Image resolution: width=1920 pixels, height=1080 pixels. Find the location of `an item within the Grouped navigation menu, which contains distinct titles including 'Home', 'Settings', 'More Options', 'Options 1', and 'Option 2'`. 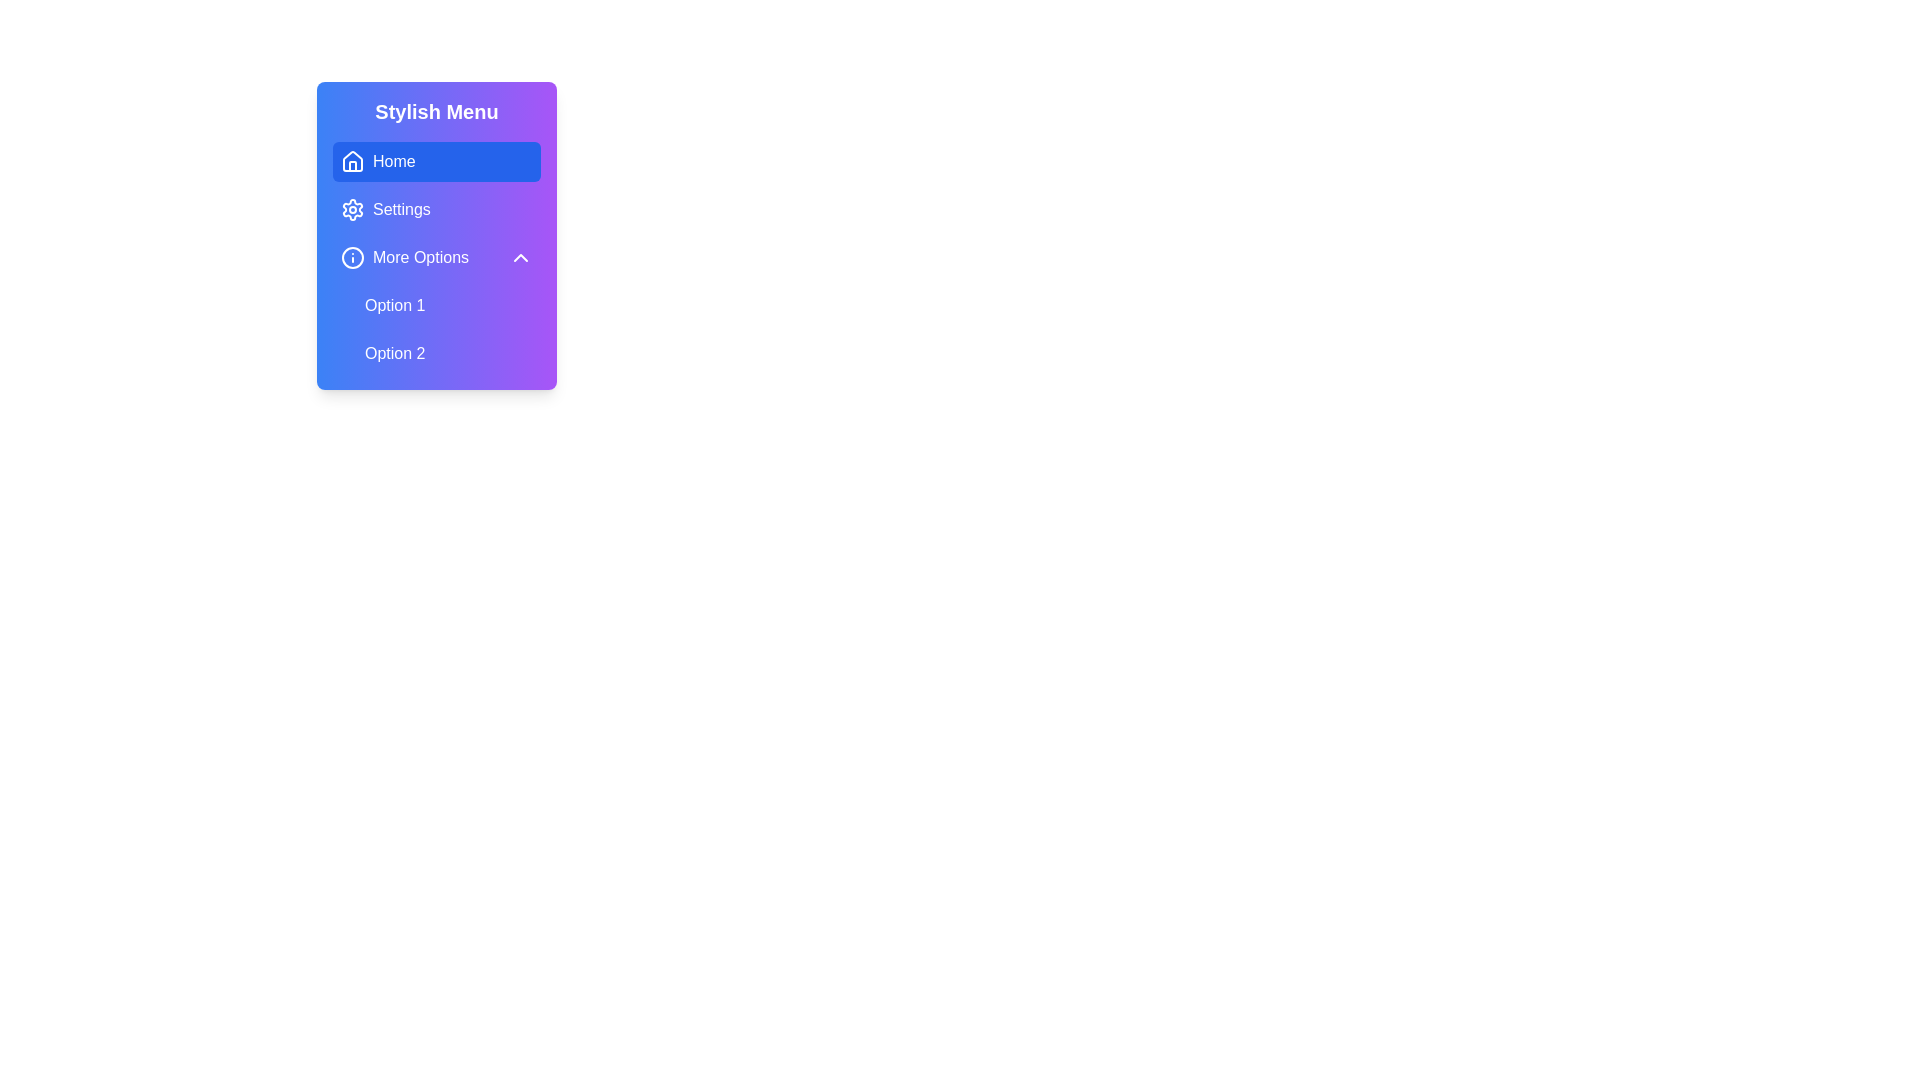

an item within the Grouped navigation menu, which contains distinct titles including 'Home', 'Settings', 'More Options', 'Options 1', and 'Option 2' is located at coordinates (435, 257).